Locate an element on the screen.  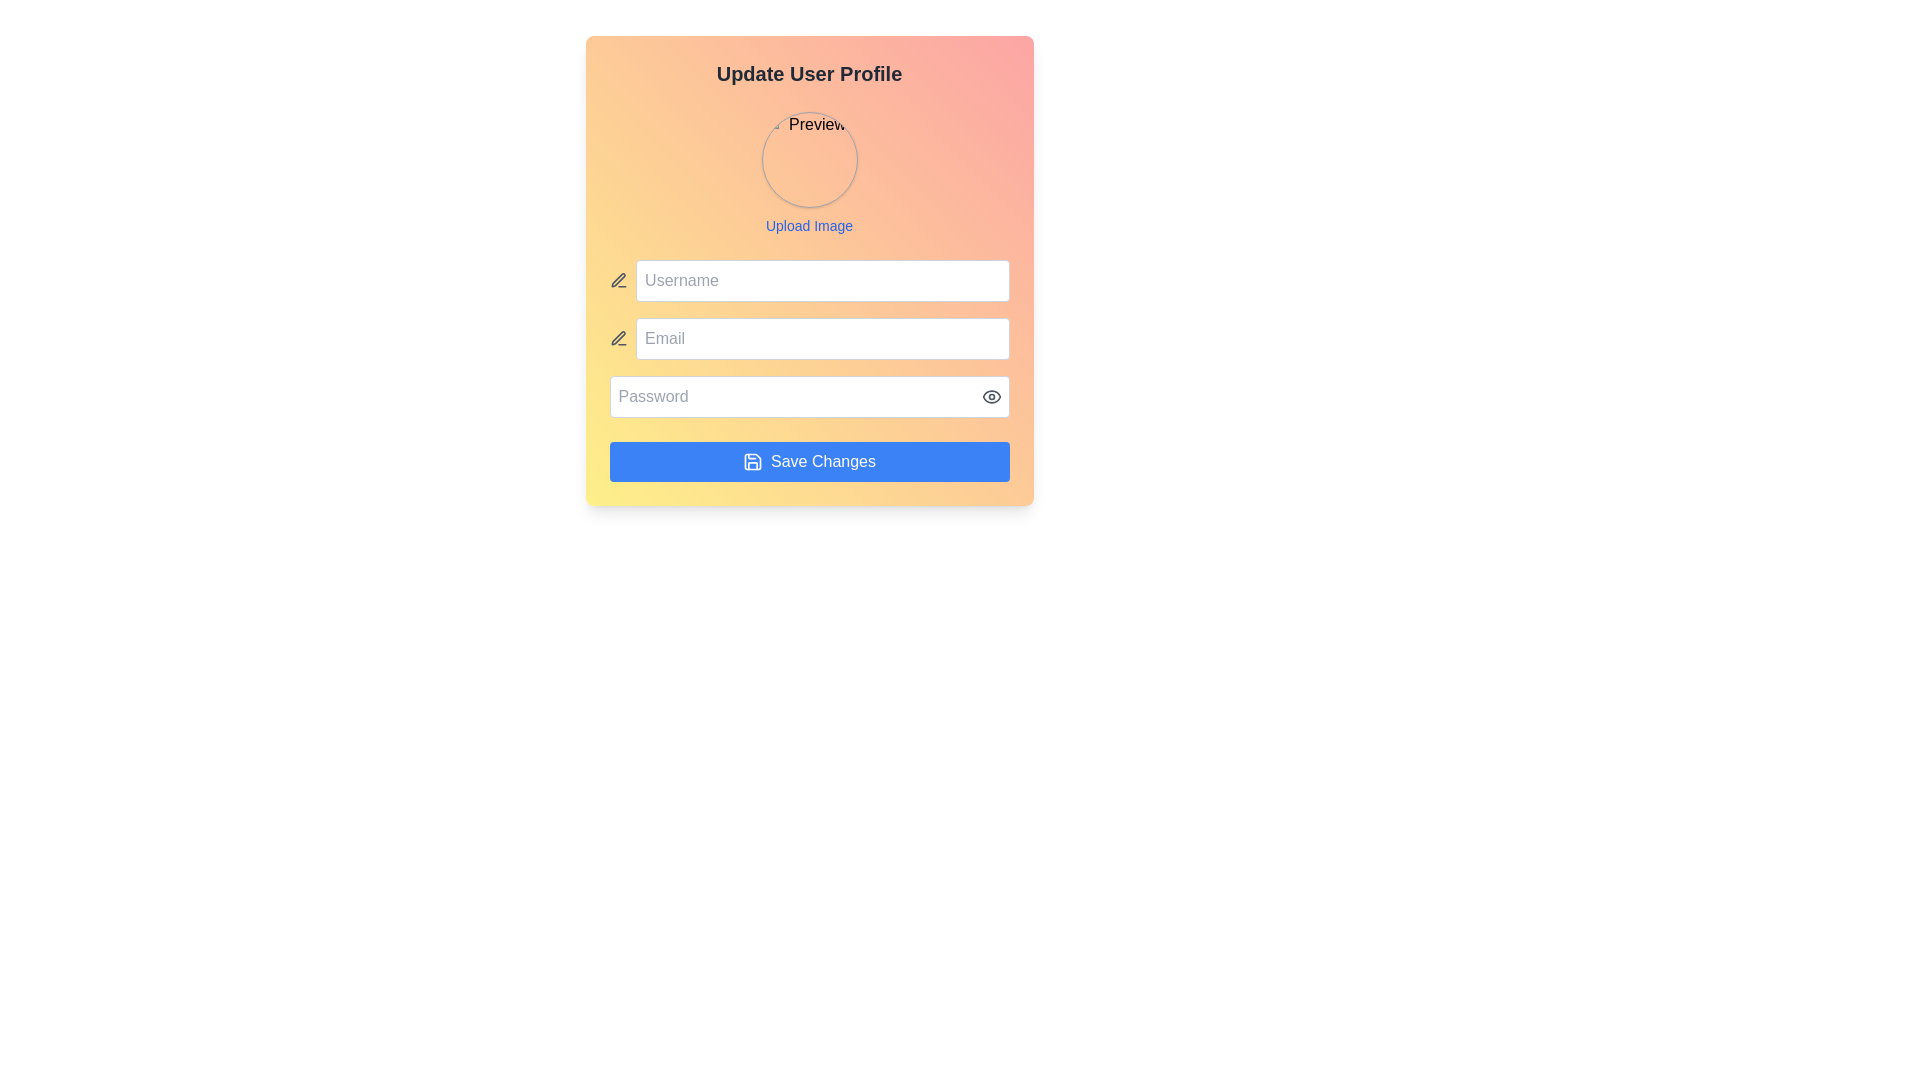
an image file onto the interactive area with the preview and upload link, located below the 'Update User Profile' title and above the input fields for Username, Email, and Password is located at coordinates (809, 172).